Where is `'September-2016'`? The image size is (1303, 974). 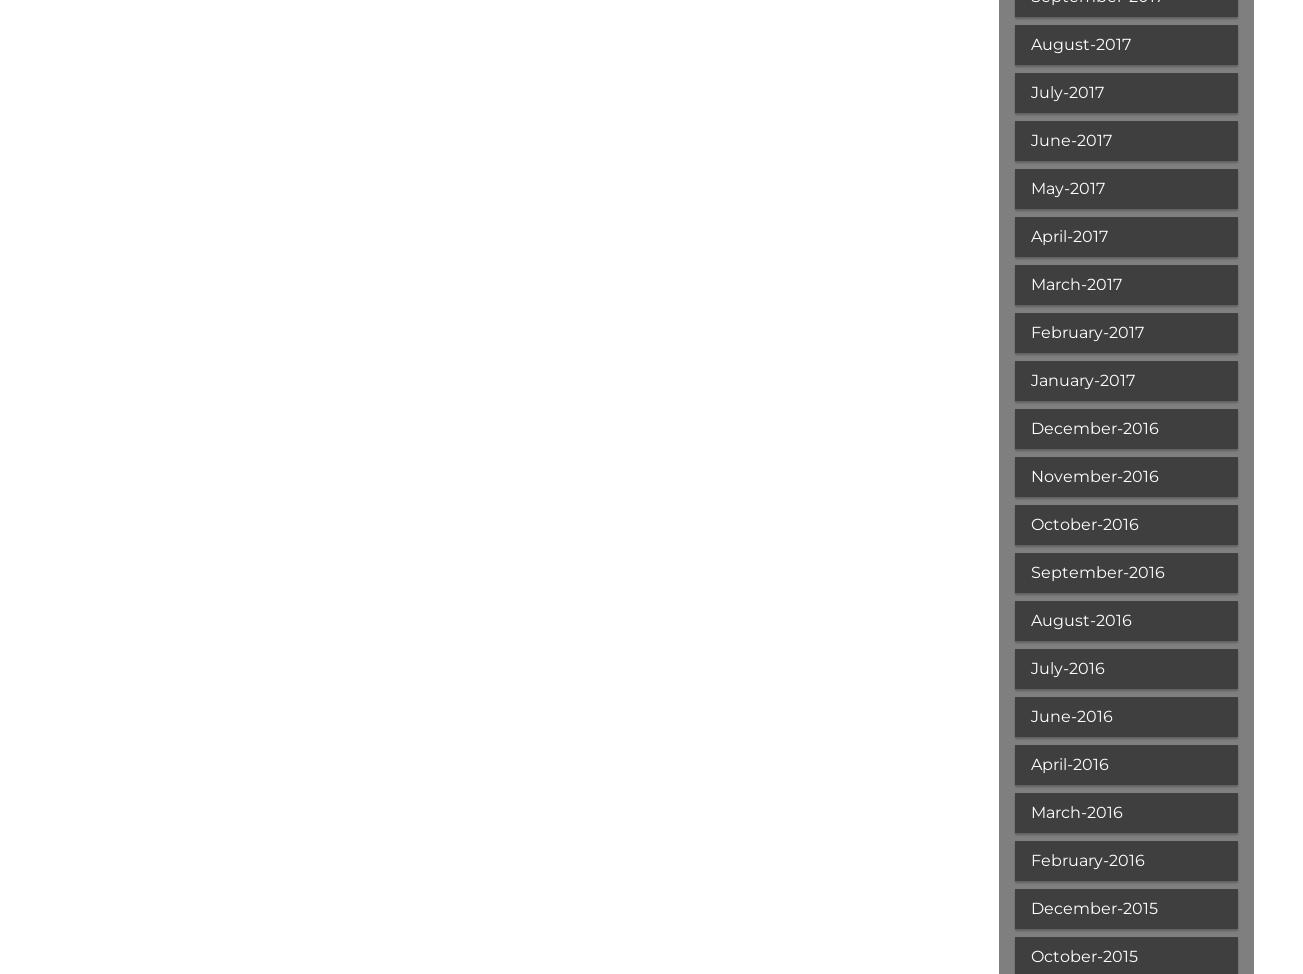
'September-2016' is located at coordinates (1095, 571).